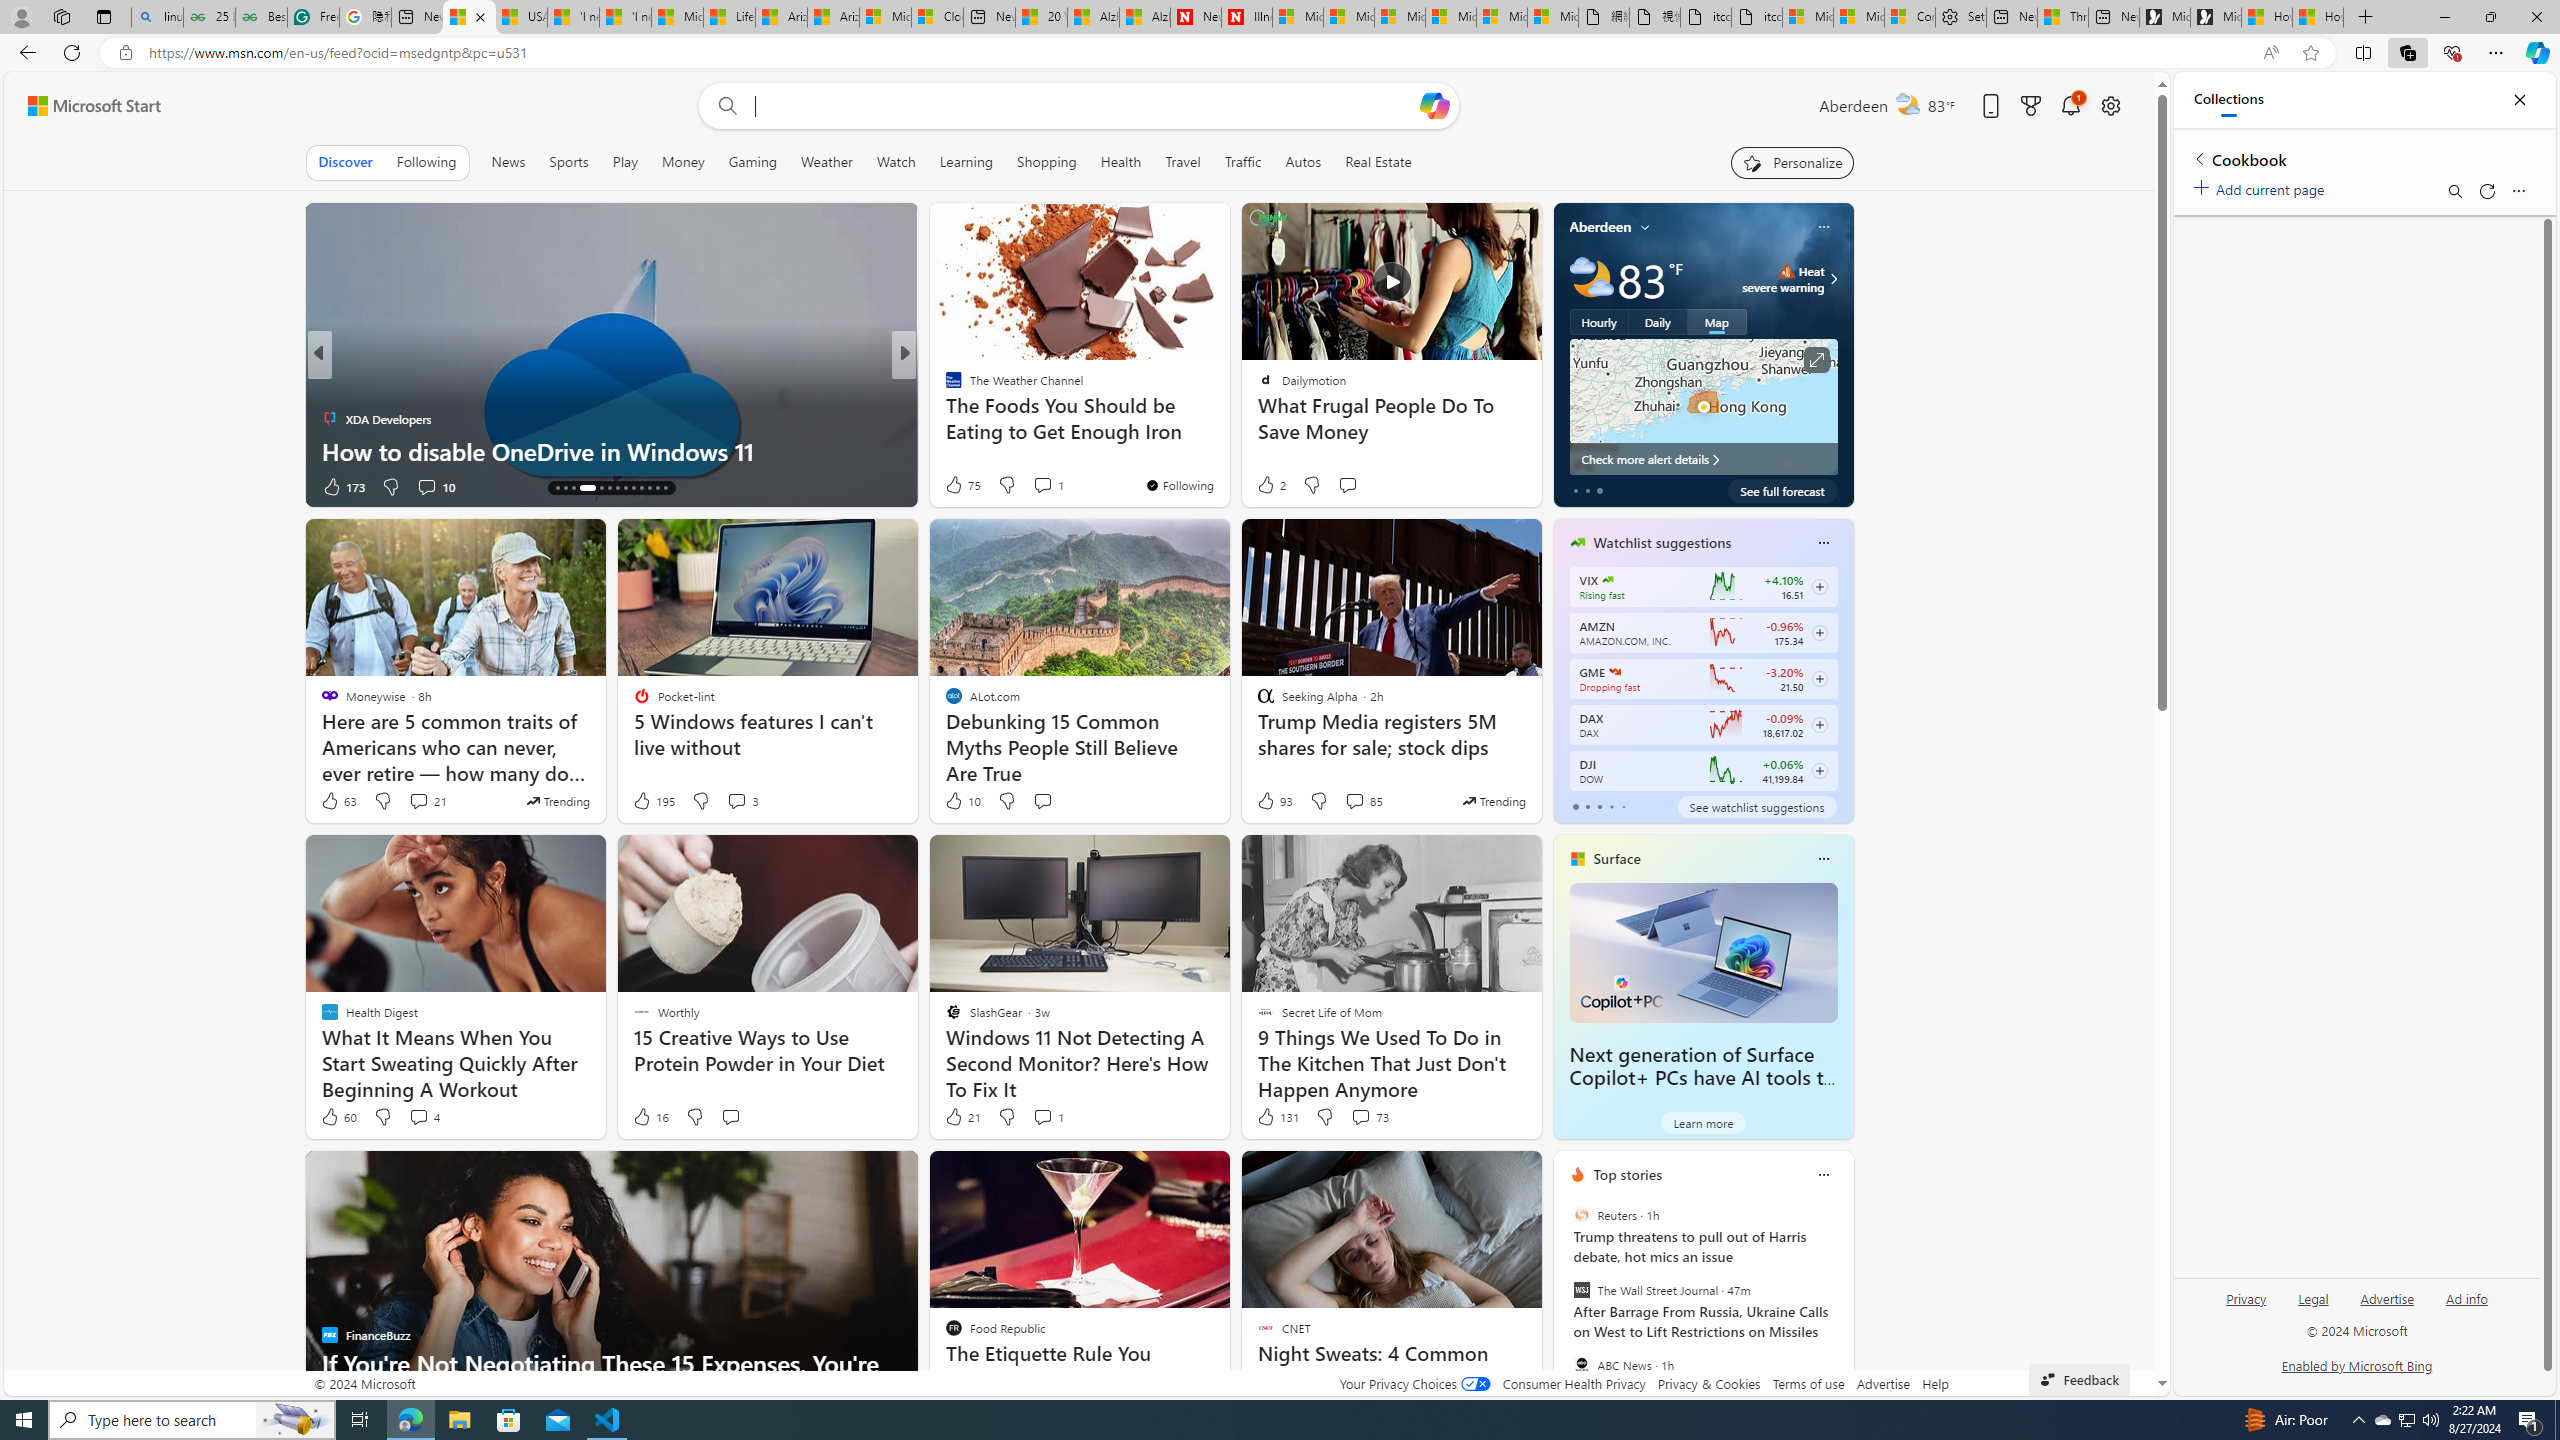  What do you see at coordinates (1035, 486) in the screenshot?
I see `'View comments 40 Comment'` at bounding box center [1035, 486].